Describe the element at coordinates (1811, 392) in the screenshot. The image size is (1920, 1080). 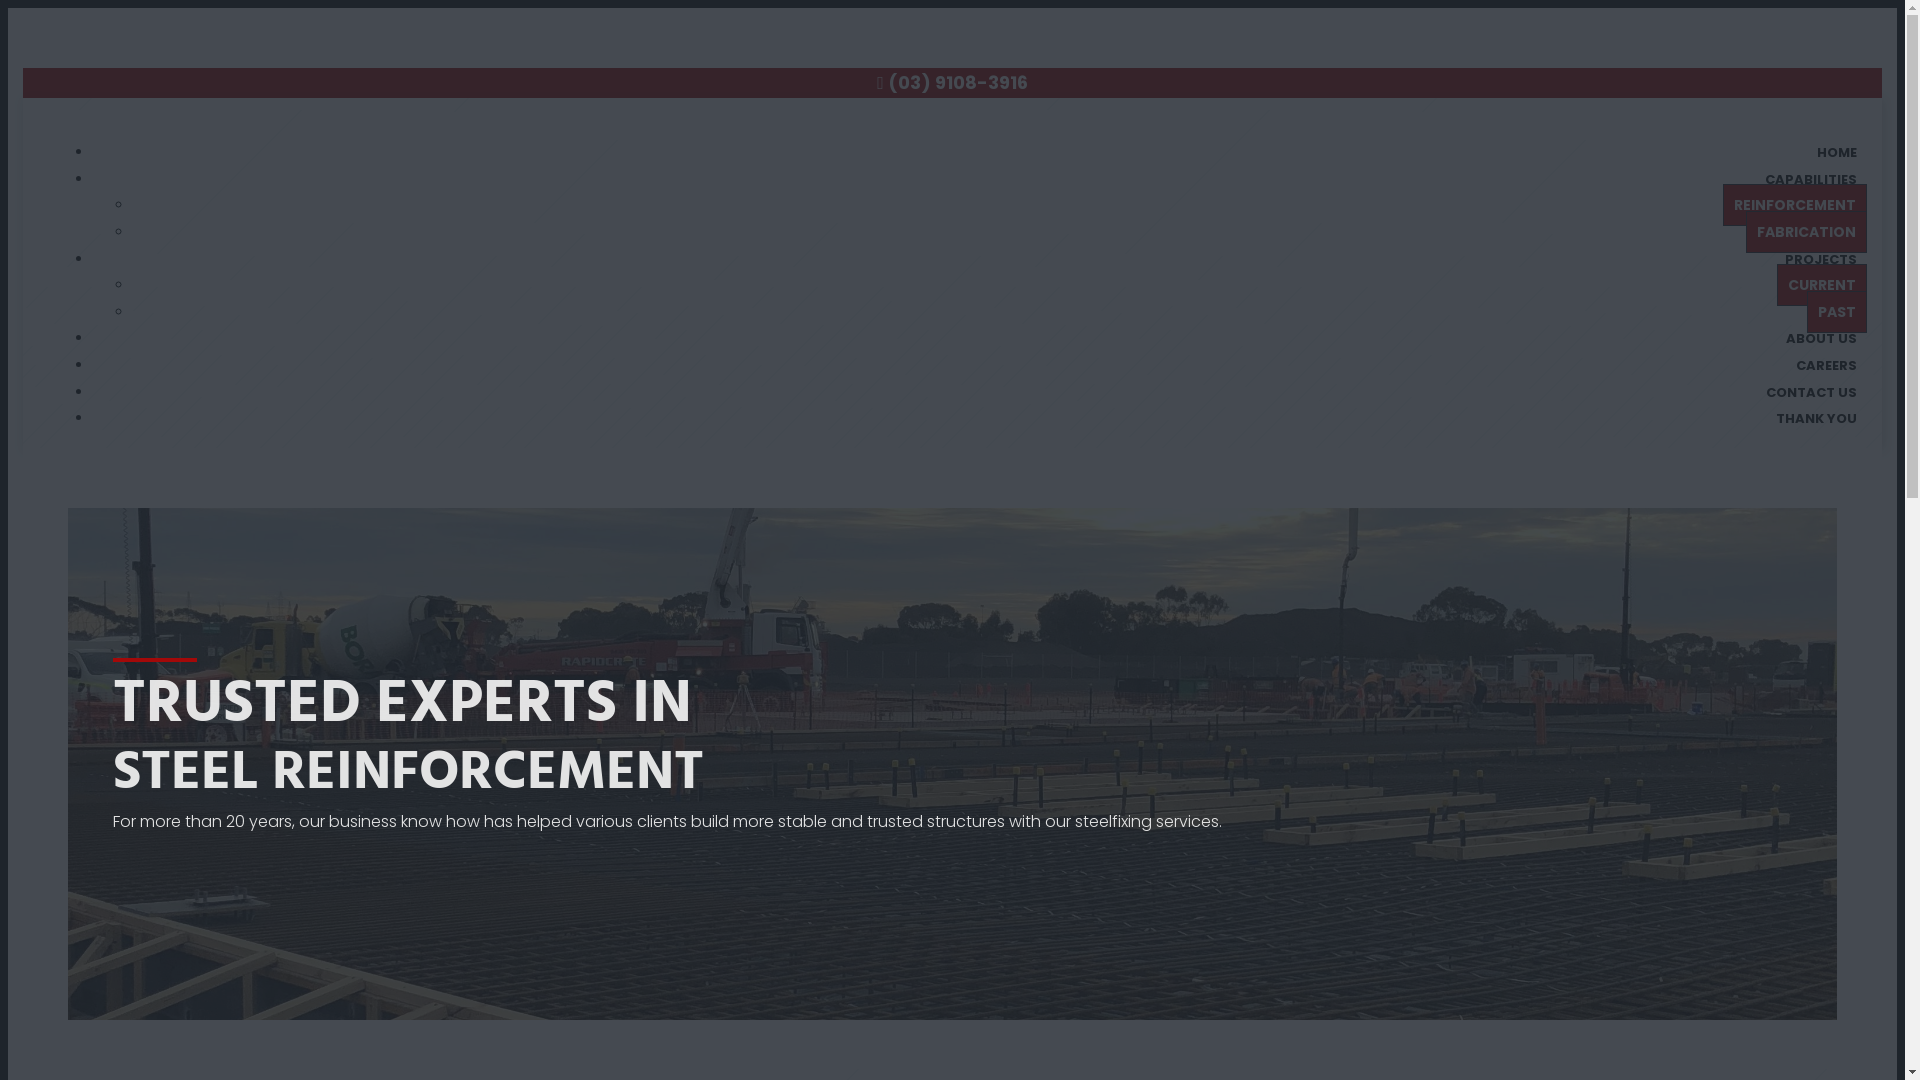
I see `'CONTACT US'` at that location.